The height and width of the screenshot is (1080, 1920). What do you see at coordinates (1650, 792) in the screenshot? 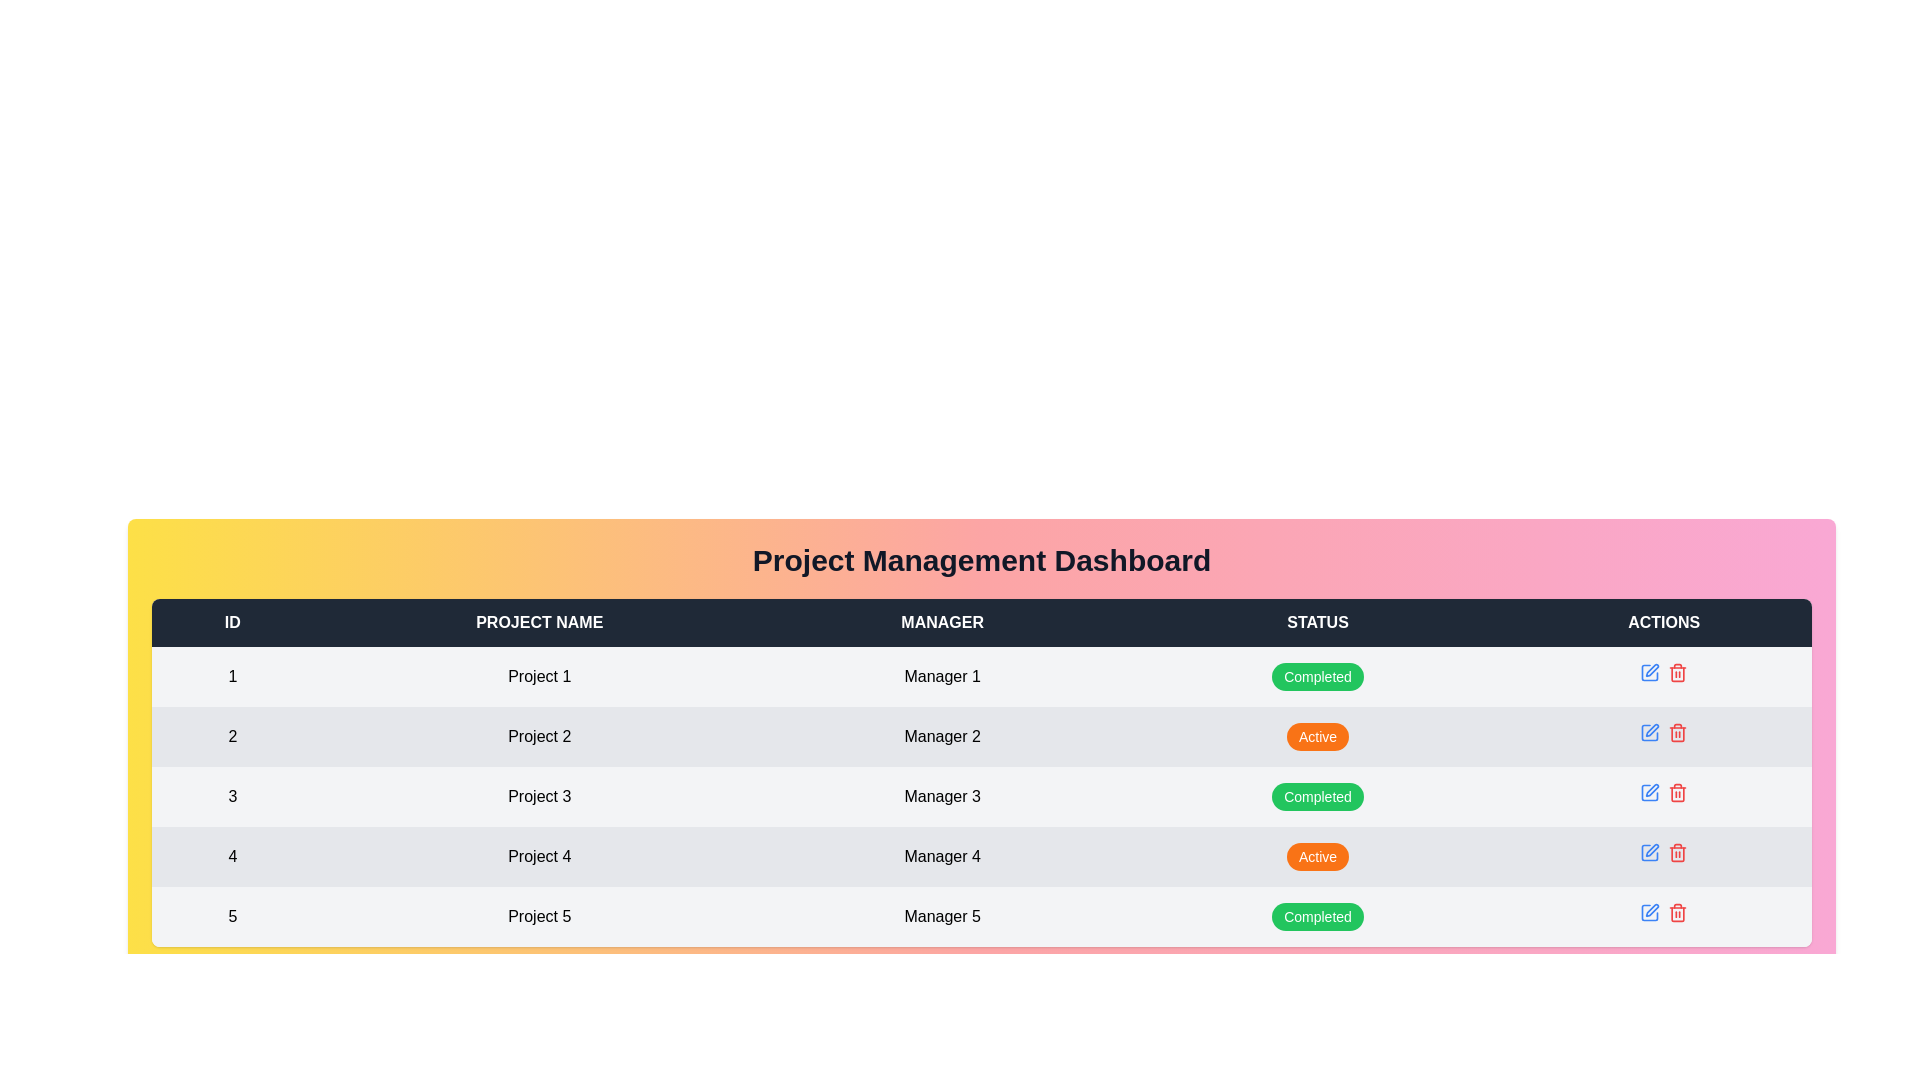
I see `the square outline button in the fourth row of the 'ACTIONS' column` at bounding box center [1650, 792].